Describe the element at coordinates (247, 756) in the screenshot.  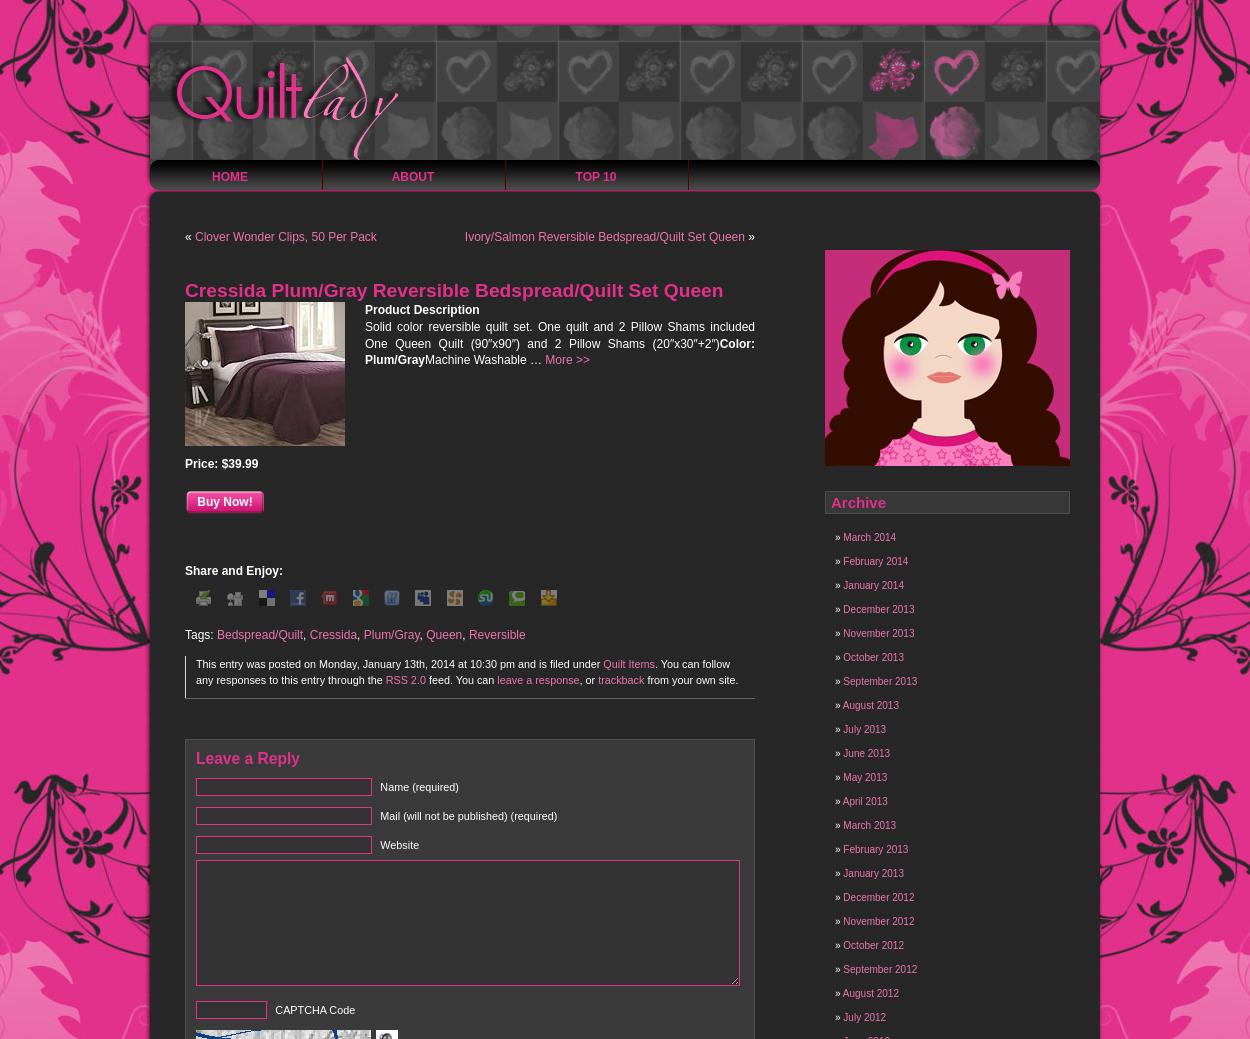
I see `'Leave a Reply'` at that location.